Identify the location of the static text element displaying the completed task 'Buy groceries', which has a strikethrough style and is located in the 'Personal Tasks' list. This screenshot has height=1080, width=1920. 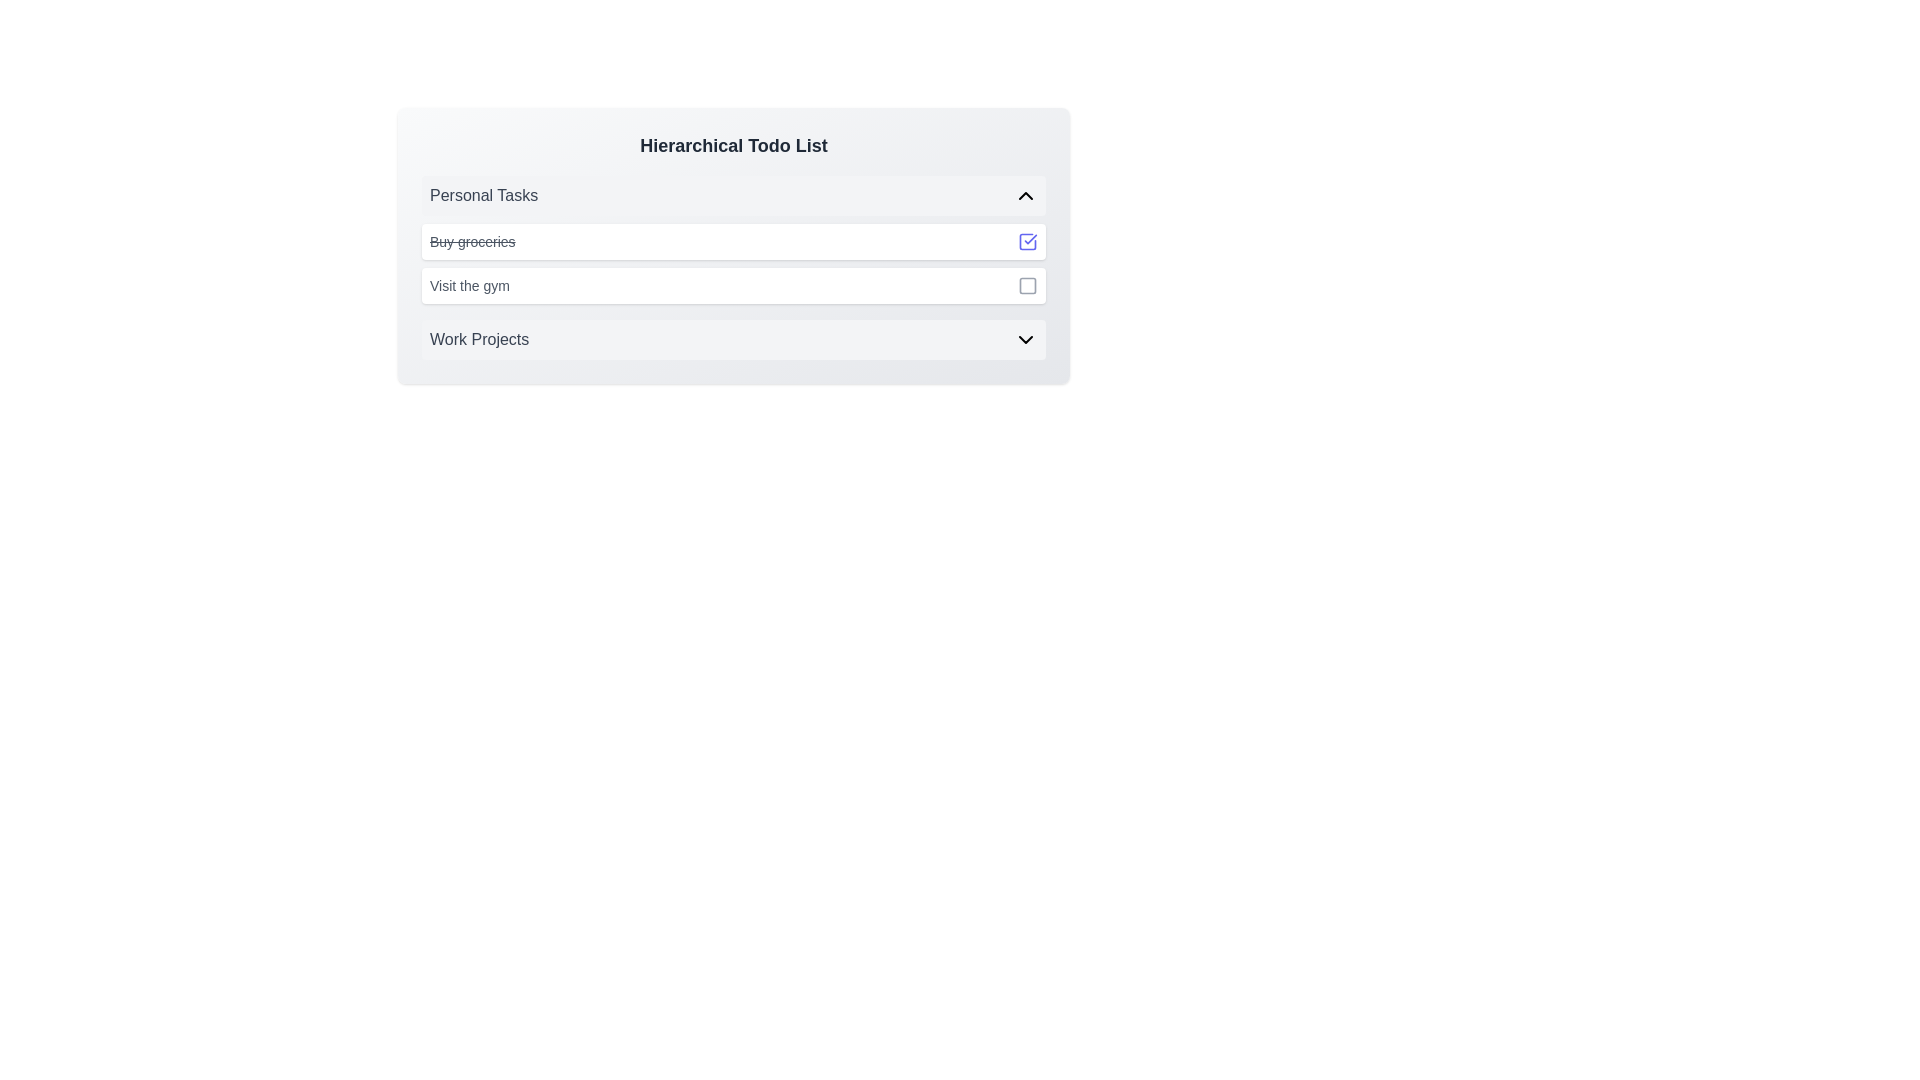
(471, 241).